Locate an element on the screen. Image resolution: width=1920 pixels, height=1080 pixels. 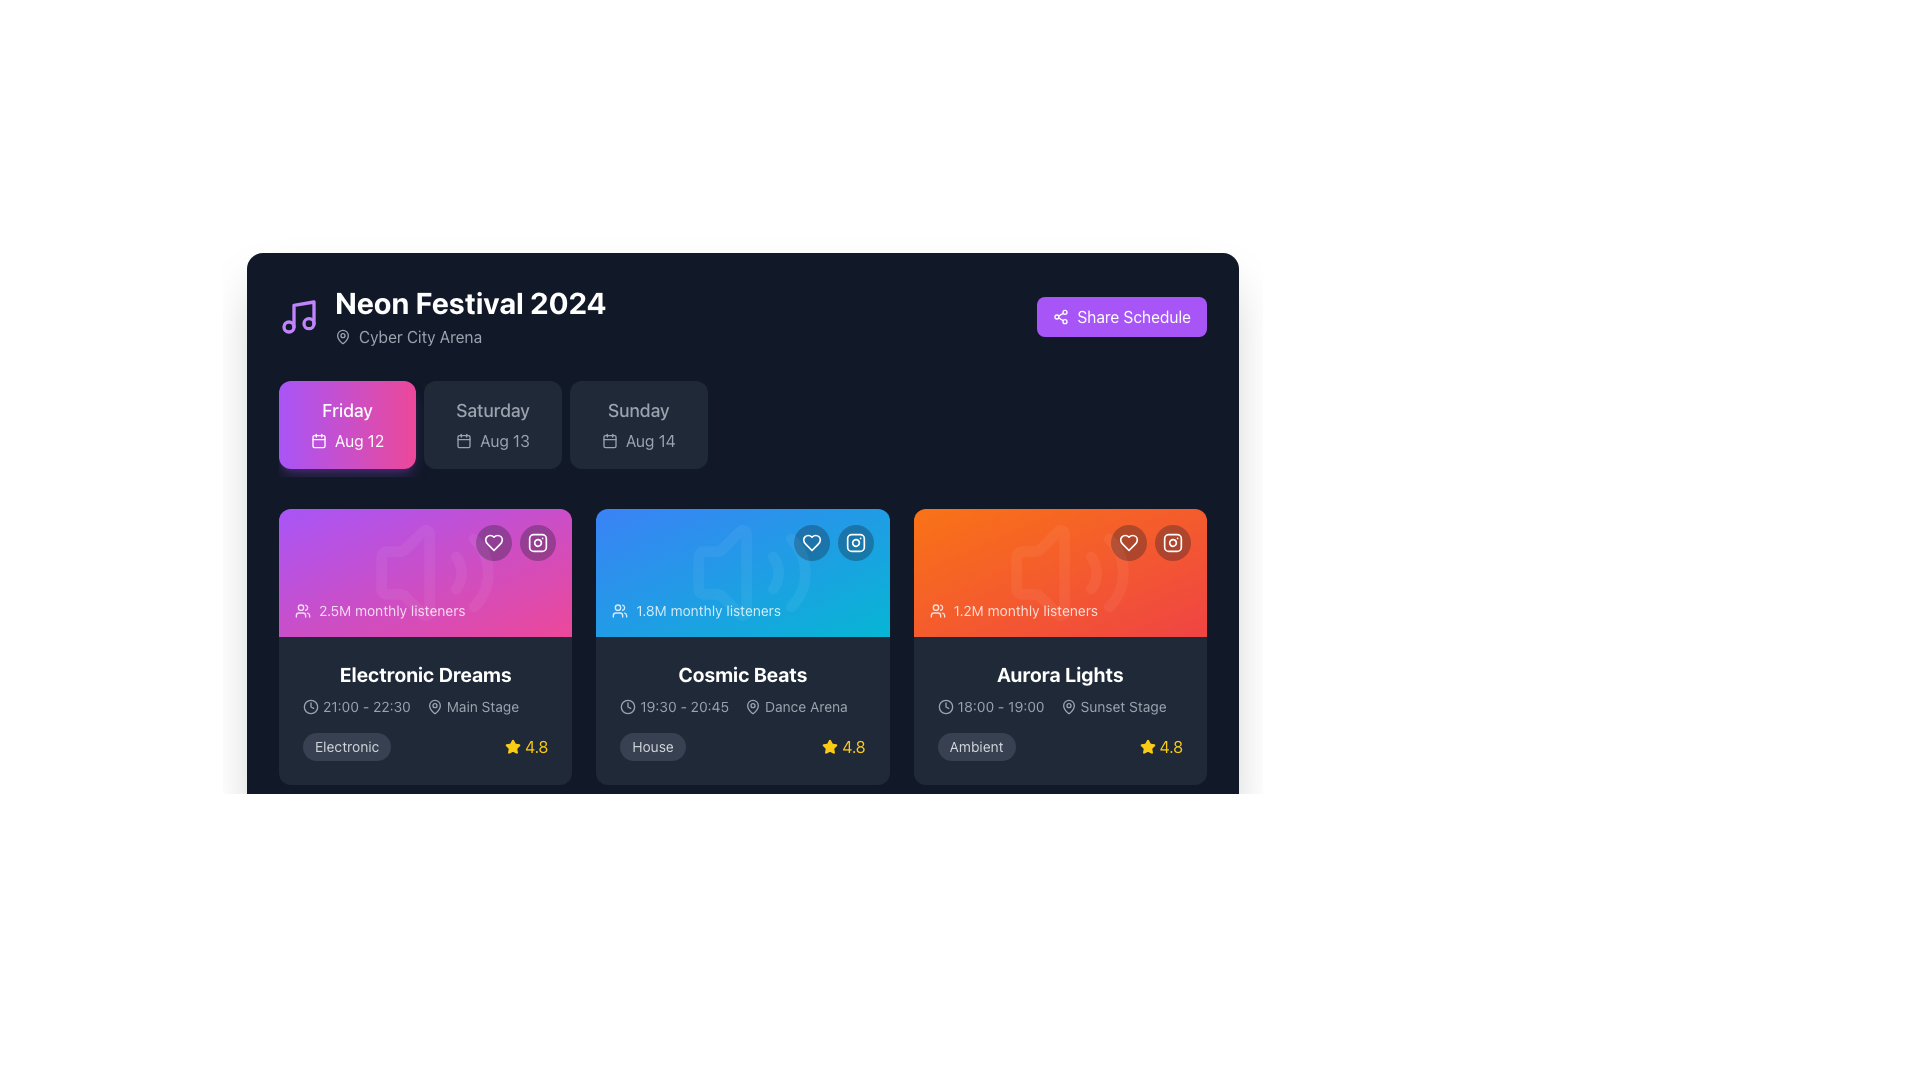
the first circular button with a gray-transparent background and a white outlined heart icon located at the top-right corner of the blue 'Cosmic Beats' card is located at coordinates (811, 543).